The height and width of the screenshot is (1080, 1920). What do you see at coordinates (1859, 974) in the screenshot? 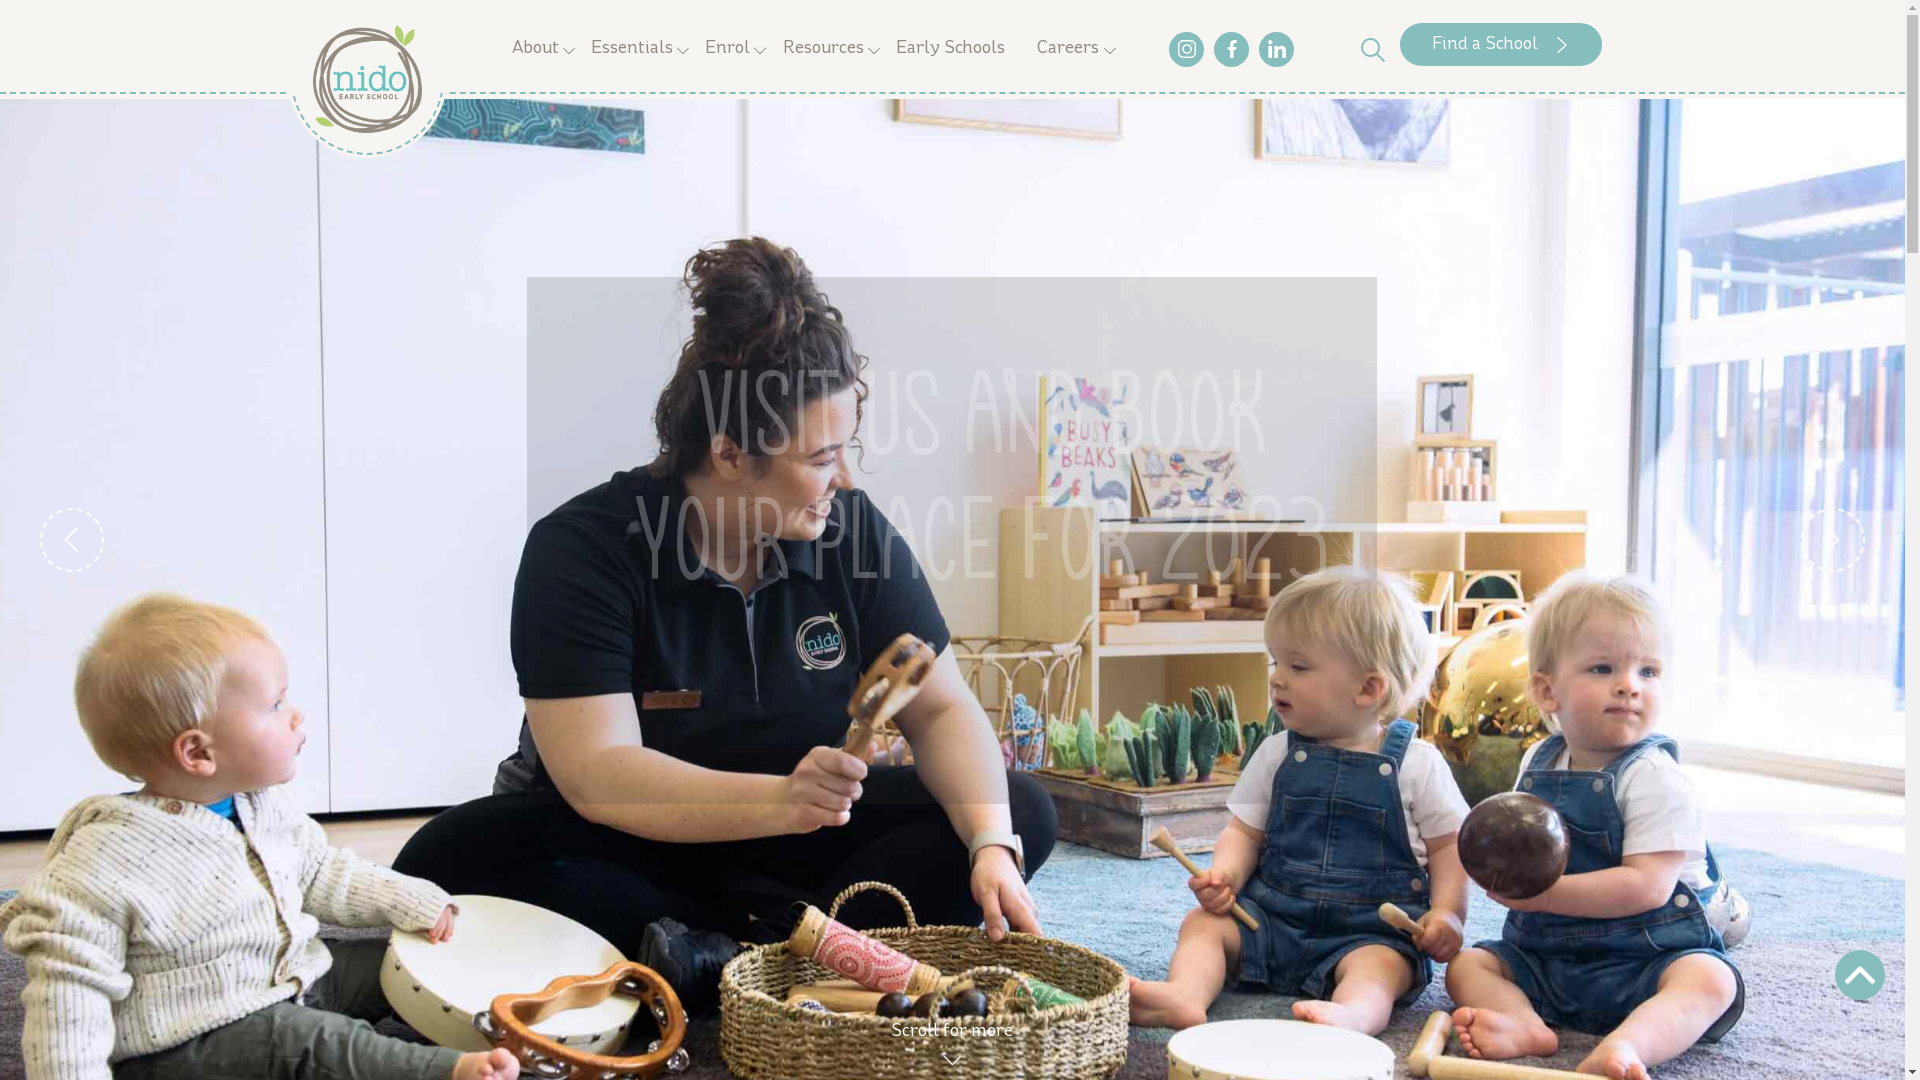
I see `'Scroll'` at bounding box center [1859, 974].